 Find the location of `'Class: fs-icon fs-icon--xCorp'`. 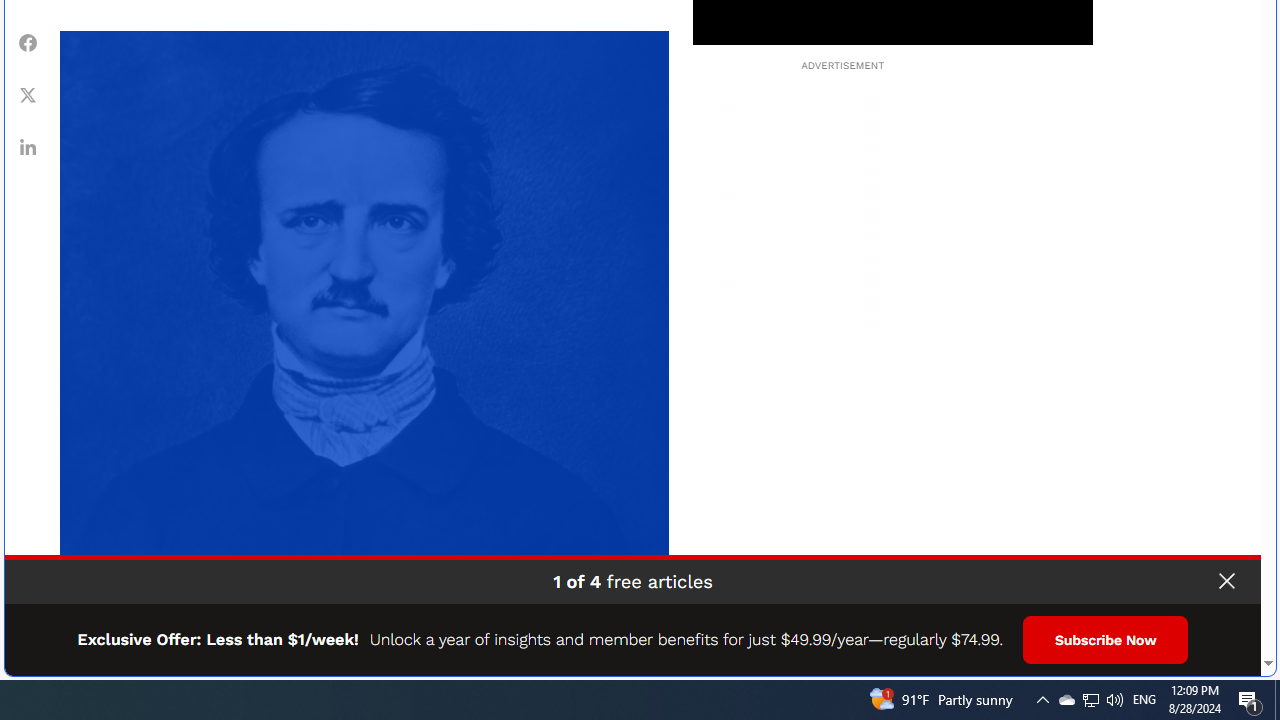

'Class: fs-icon fs-icon--xCorp' is located at coordinates (28, 95).